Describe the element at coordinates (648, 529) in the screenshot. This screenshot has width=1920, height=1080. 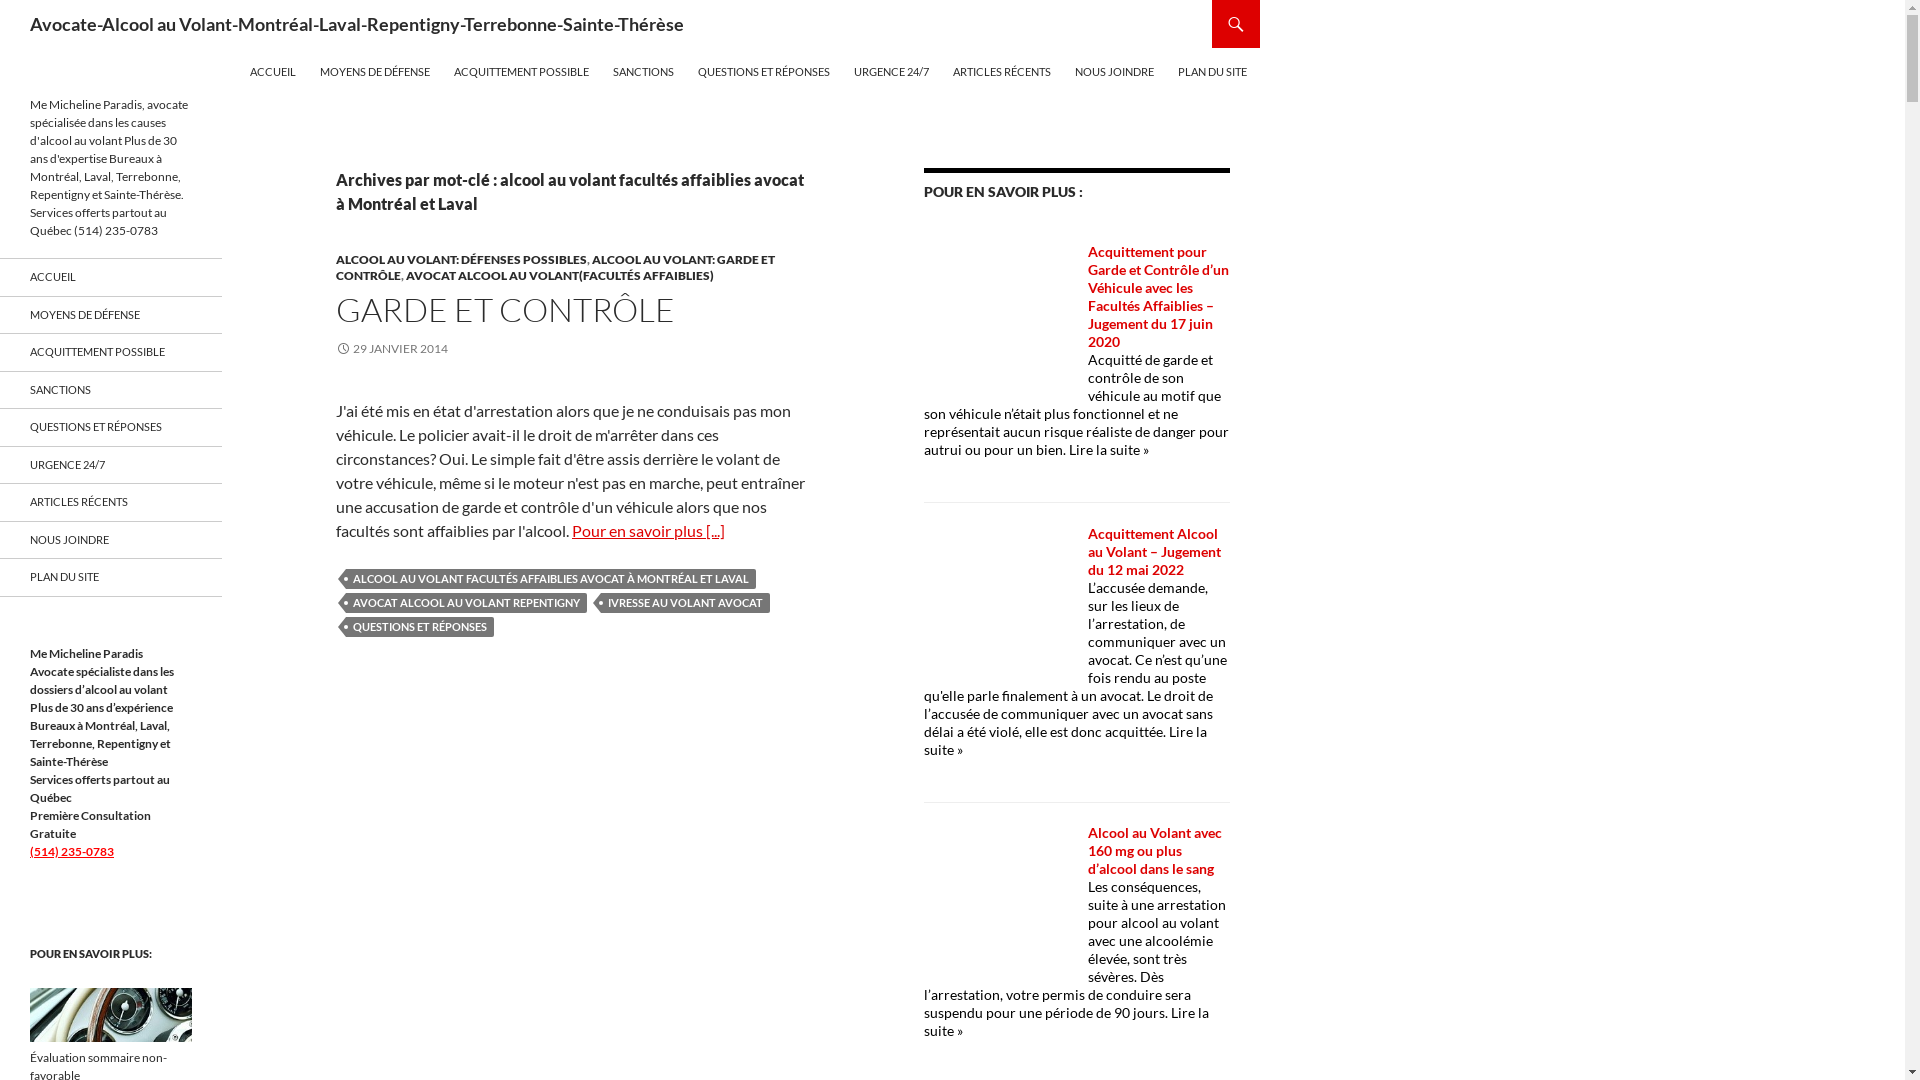
I see `'Pour en savoir plus [...]'` at that location.